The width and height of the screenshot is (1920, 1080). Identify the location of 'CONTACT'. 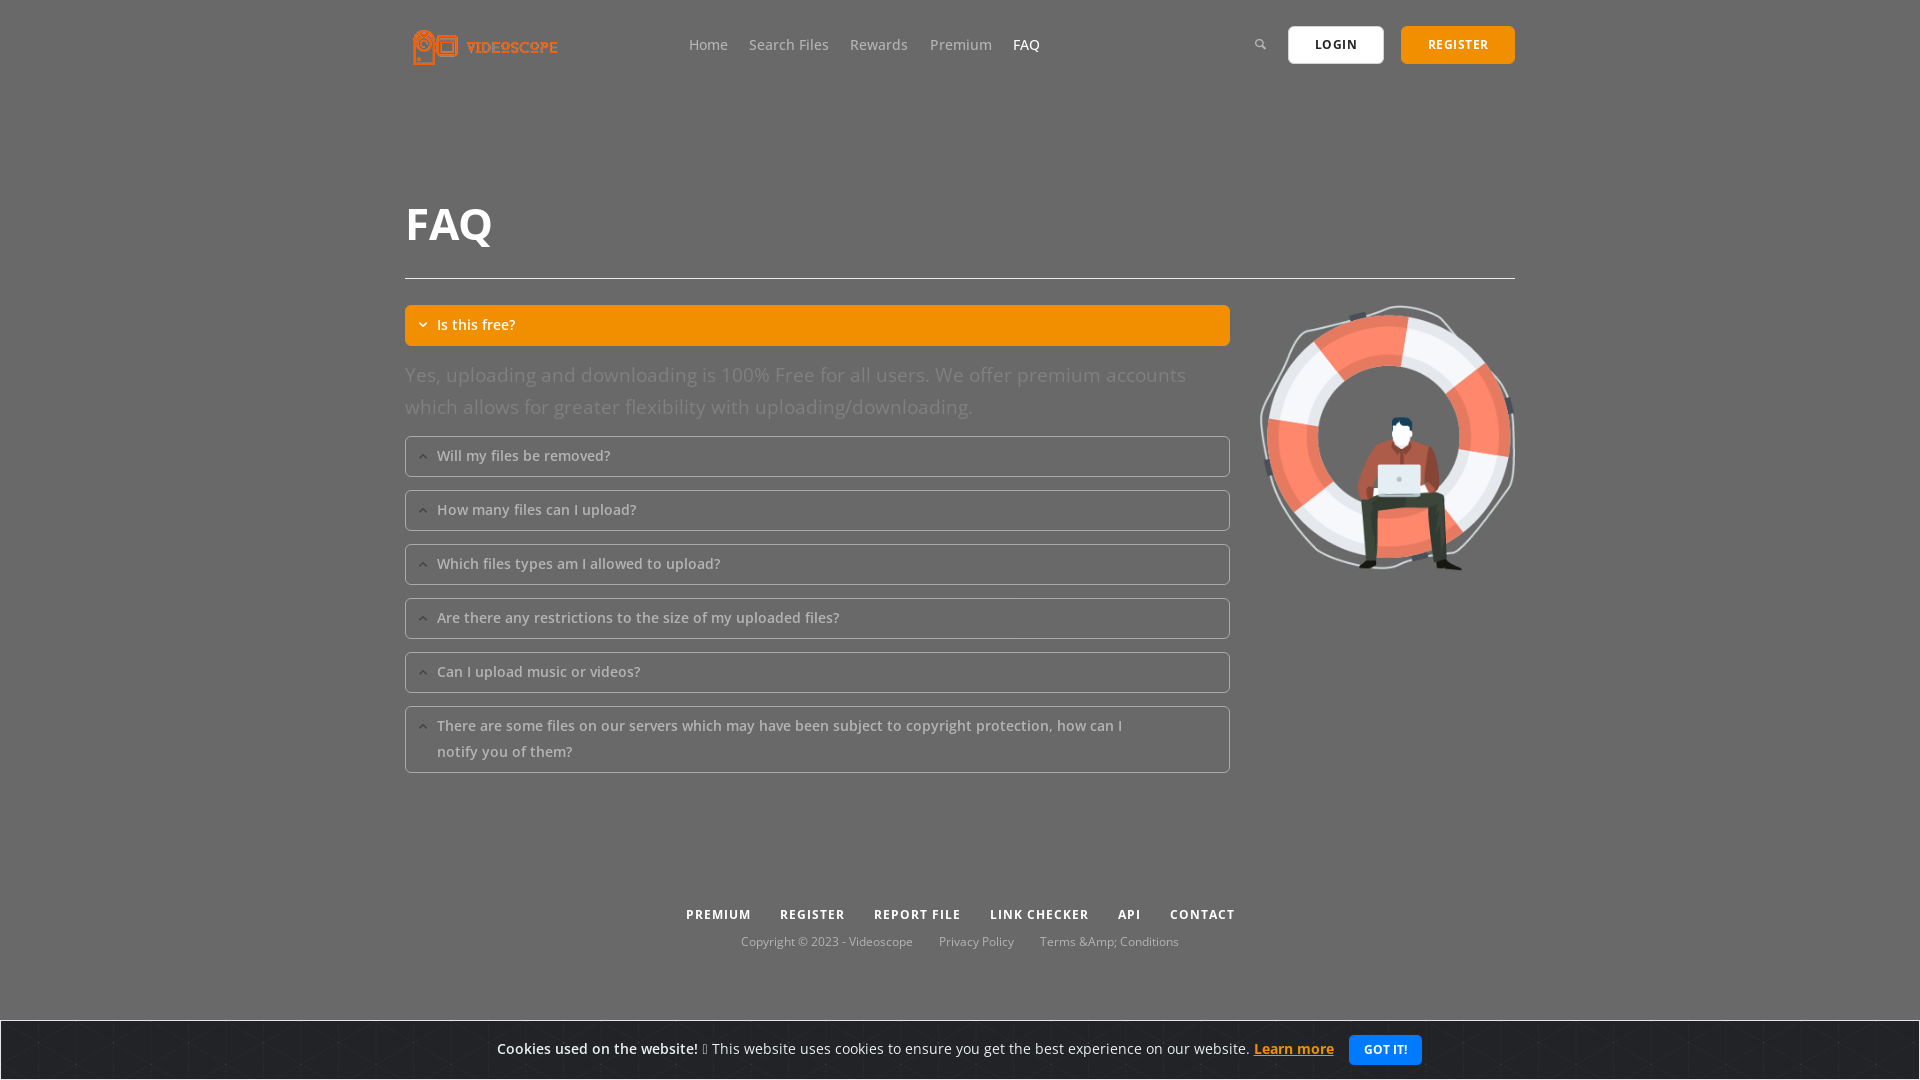
(1200, 914).